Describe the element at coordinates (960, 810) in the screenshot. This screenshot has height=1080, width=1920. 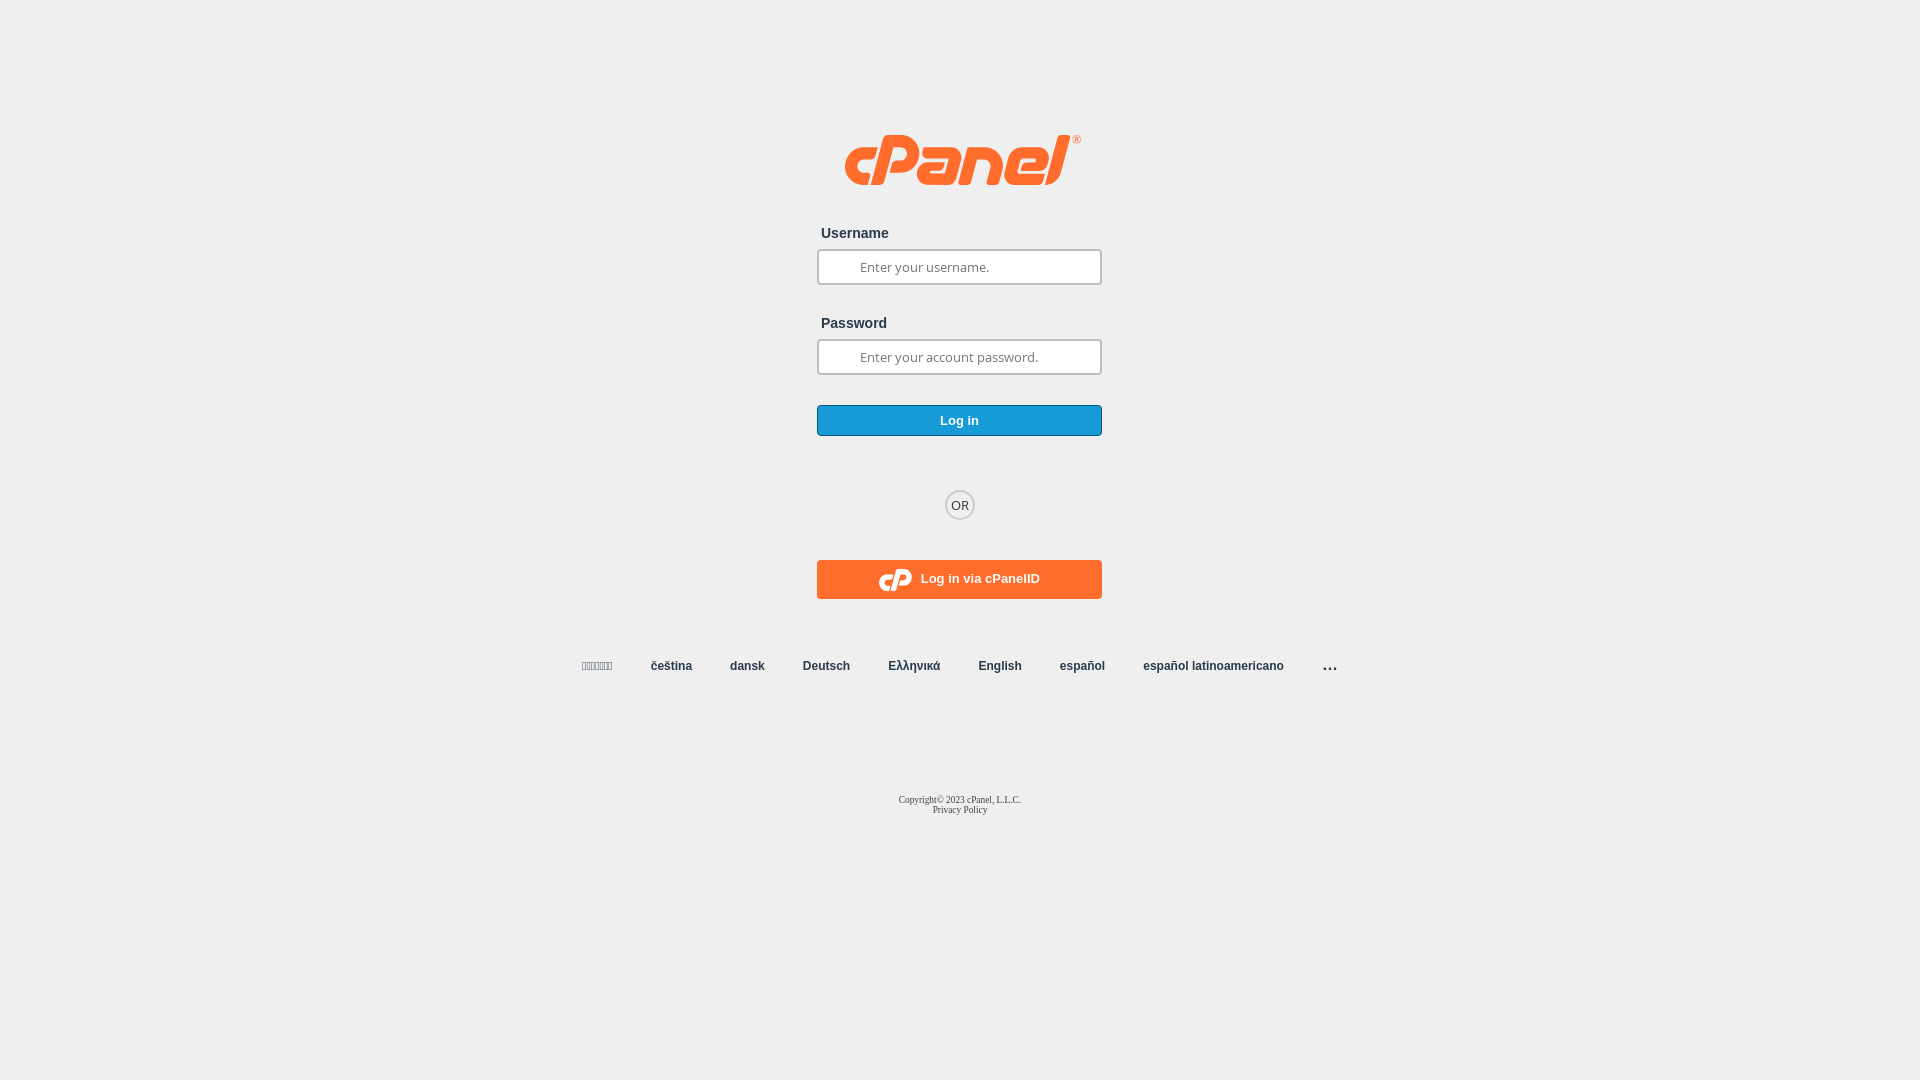
I see `'Privacy Policy'` at that location.